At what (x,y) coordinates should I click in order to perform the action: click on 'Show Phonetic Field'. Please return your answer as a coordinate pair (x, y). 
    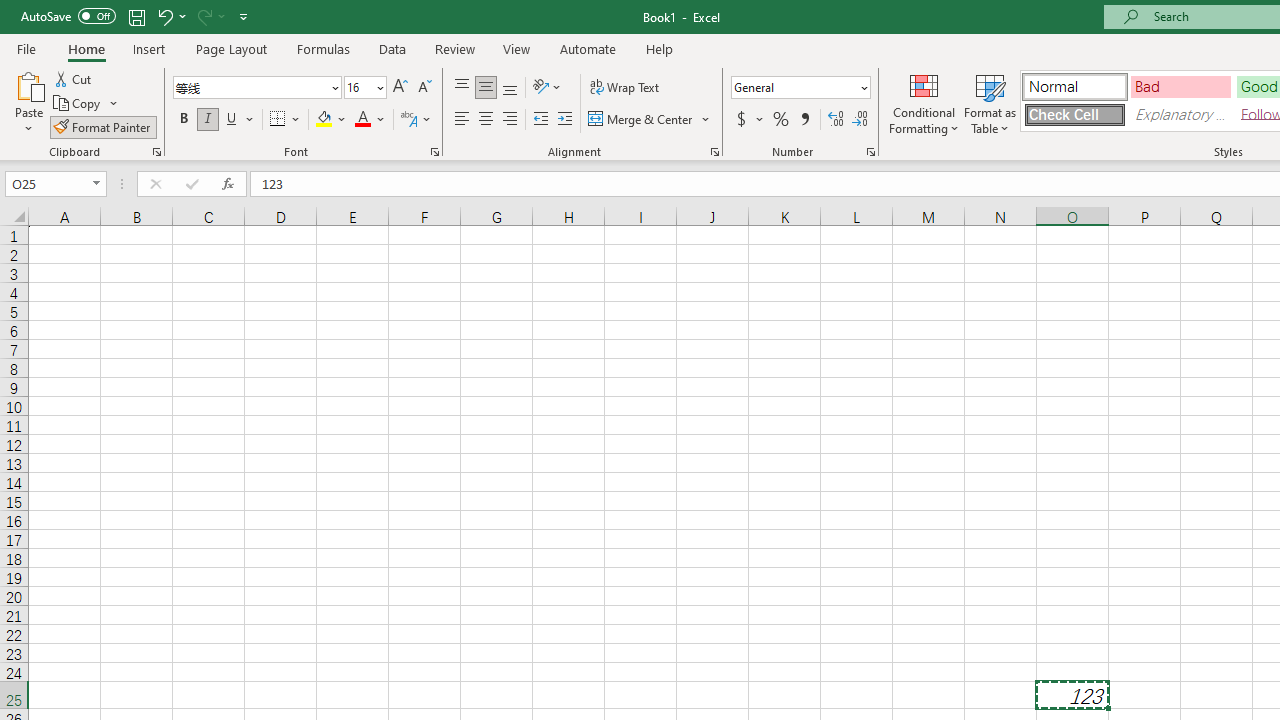
    Looking at the image, I should click on (415, 119).